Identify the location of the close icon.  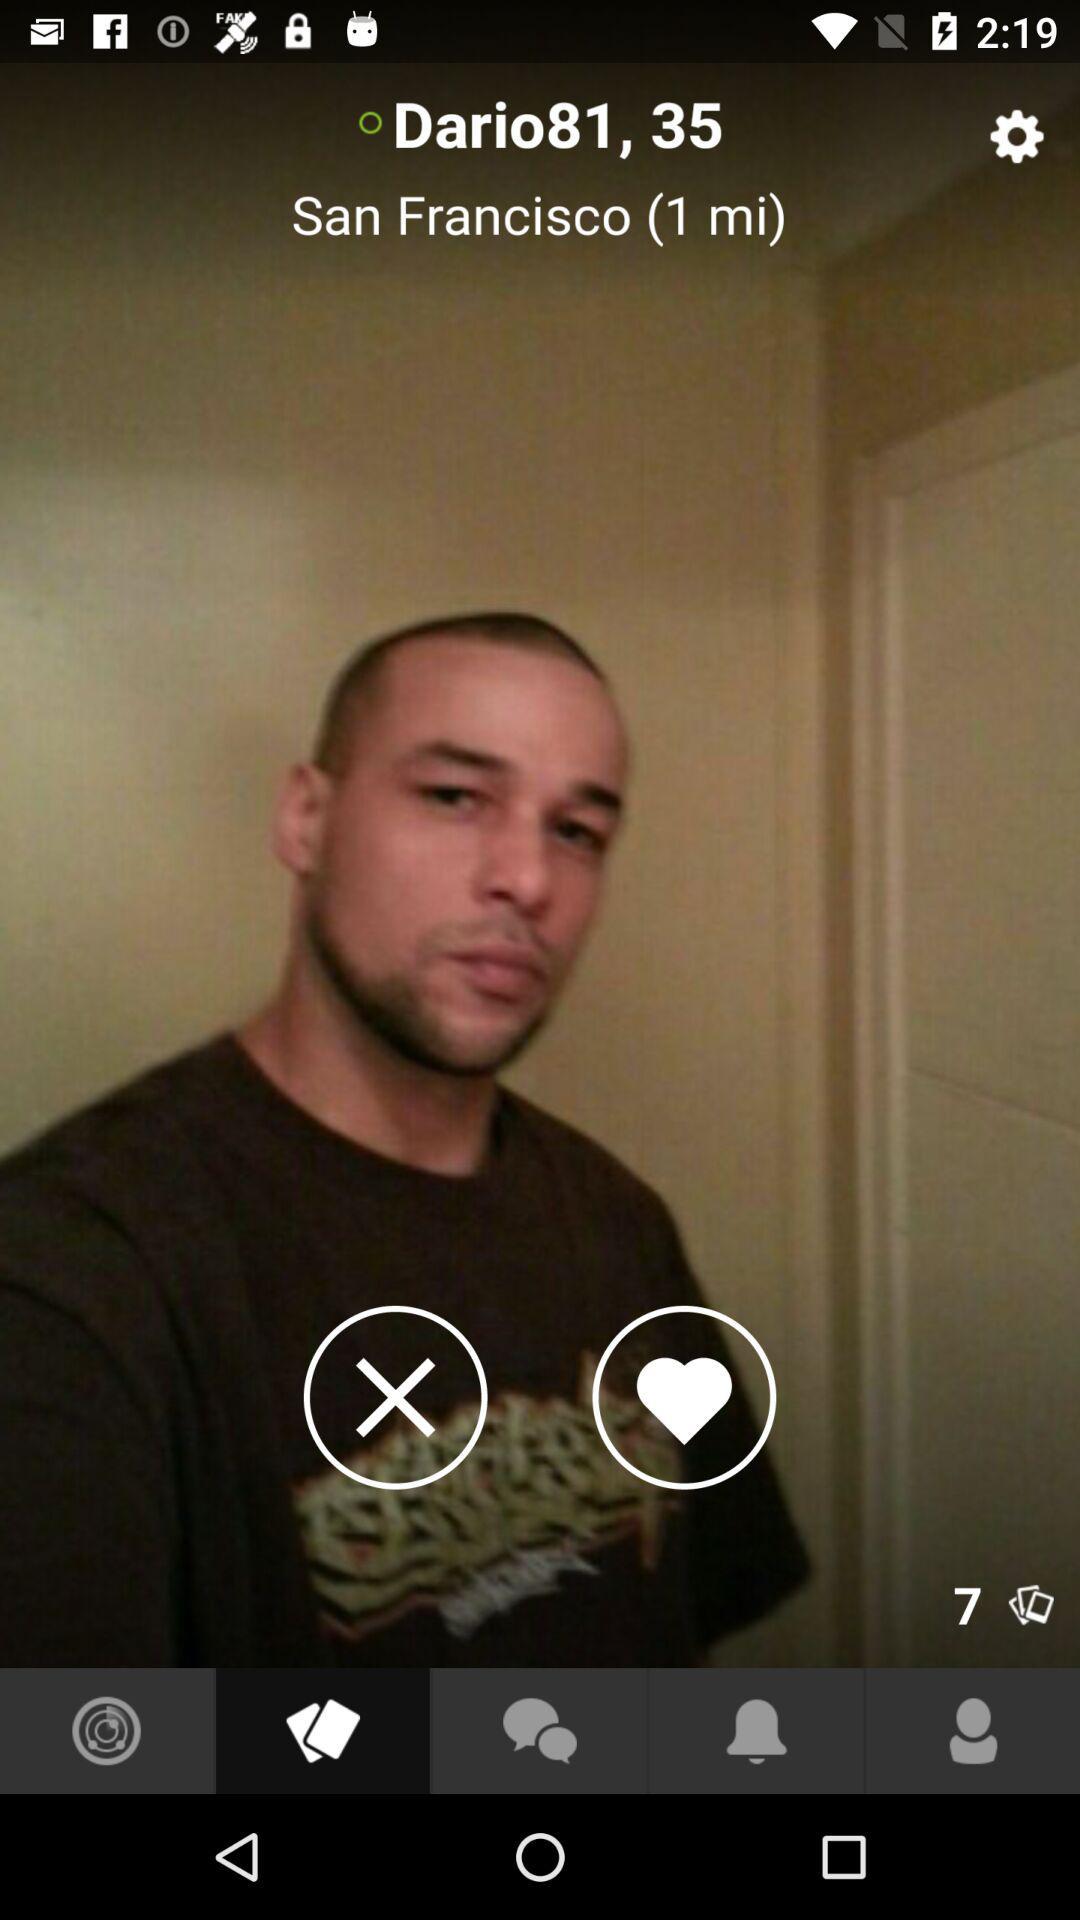
(395, 1396).